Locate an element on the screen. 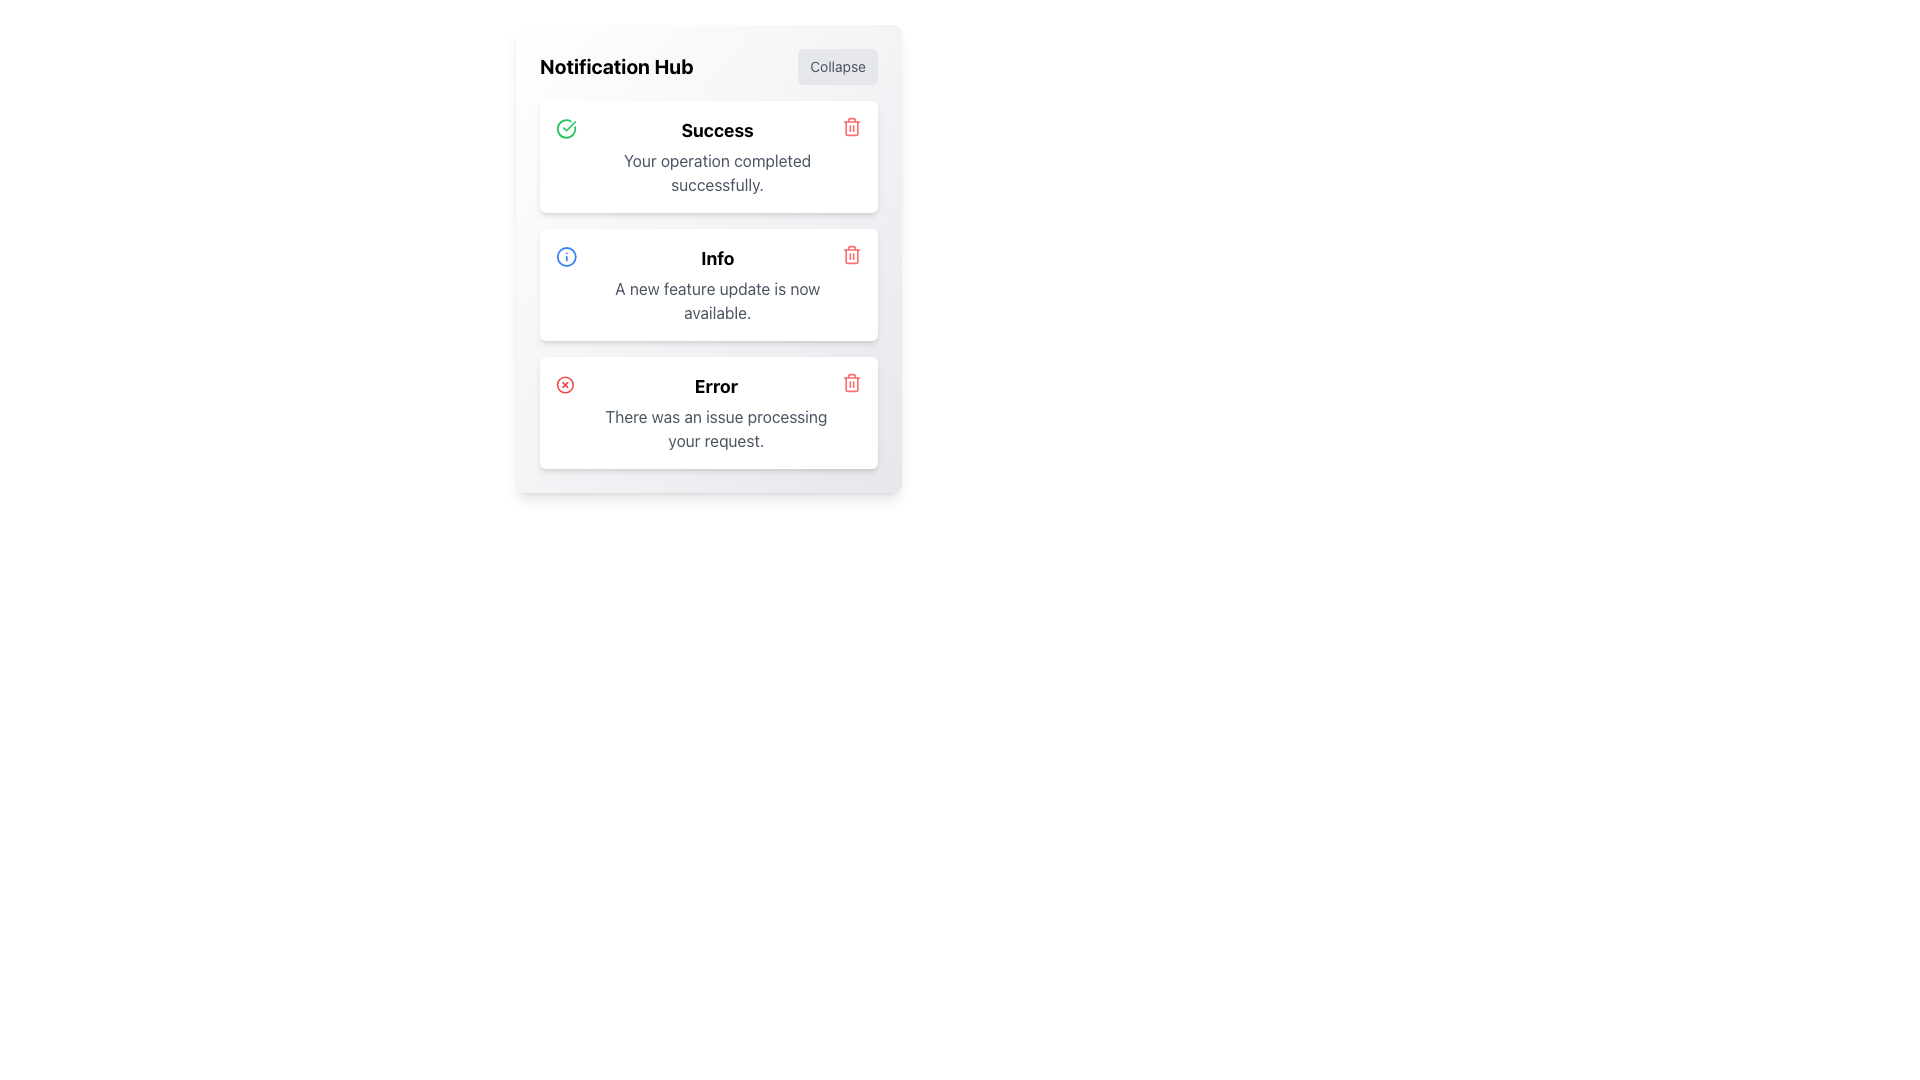 The image size is (1920, 1080). the error message text label located within the 'Error' notification card, positioned beneath the title of the card is located at coordinates (716, 427).